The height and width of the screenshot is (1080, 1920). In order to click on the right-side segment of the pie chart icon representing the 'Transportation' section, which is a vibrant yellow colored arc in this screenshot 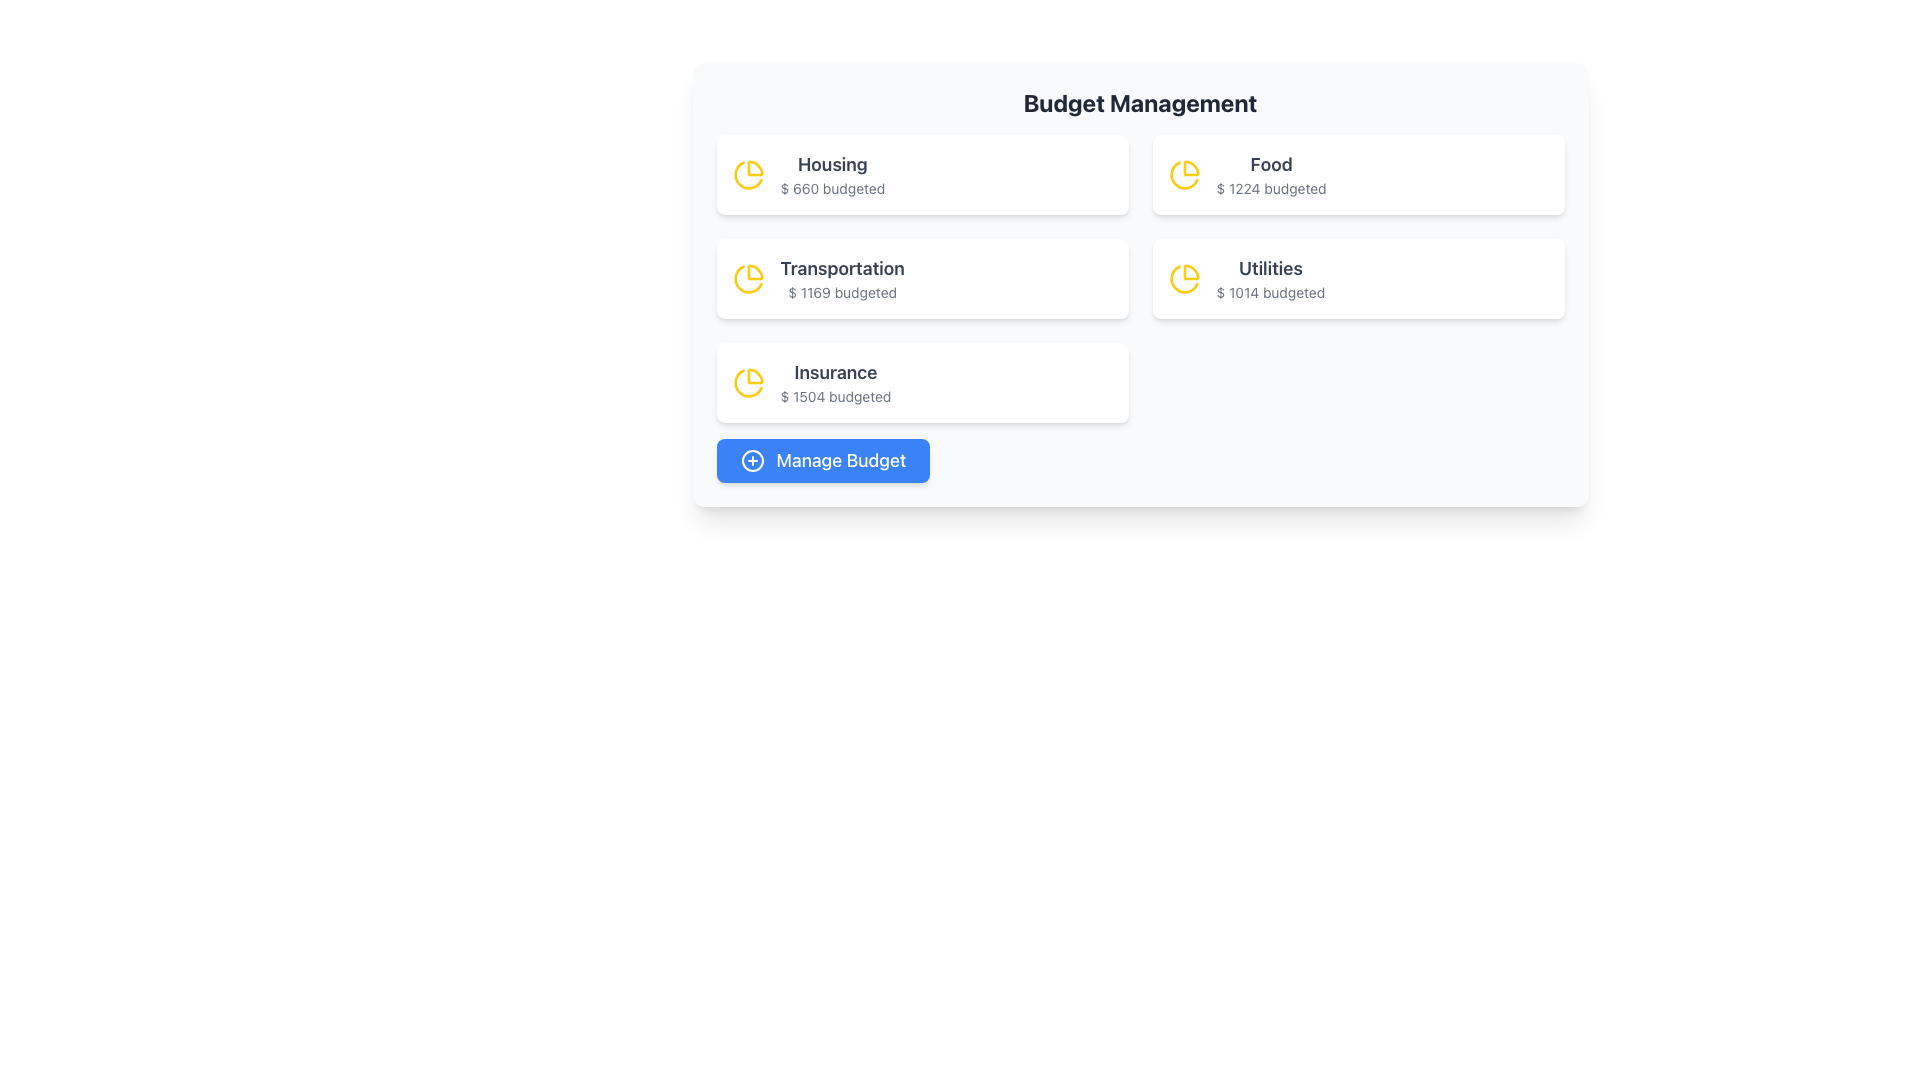, I will do `click(754, 272)`.